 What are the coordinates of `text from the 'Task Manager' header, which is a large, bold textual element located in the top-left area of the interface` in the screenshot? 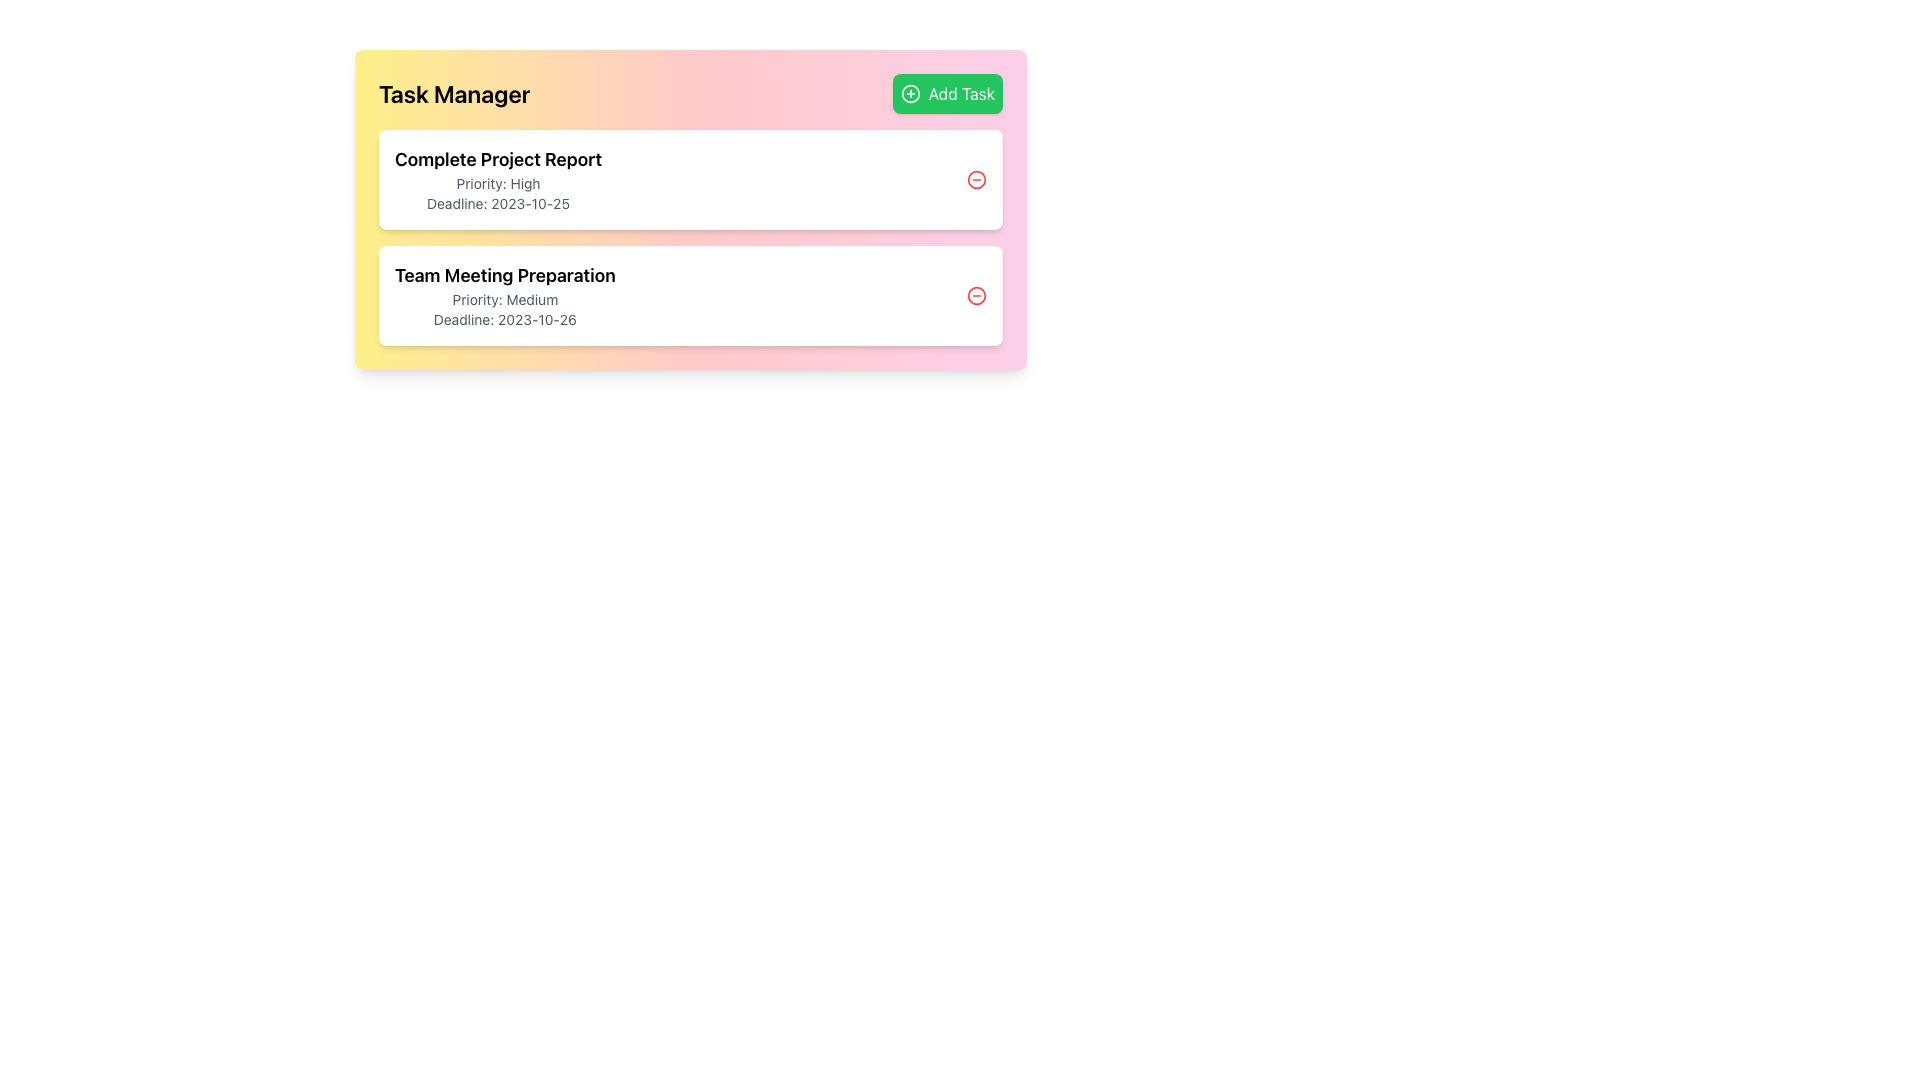 It's located at (453, 93).